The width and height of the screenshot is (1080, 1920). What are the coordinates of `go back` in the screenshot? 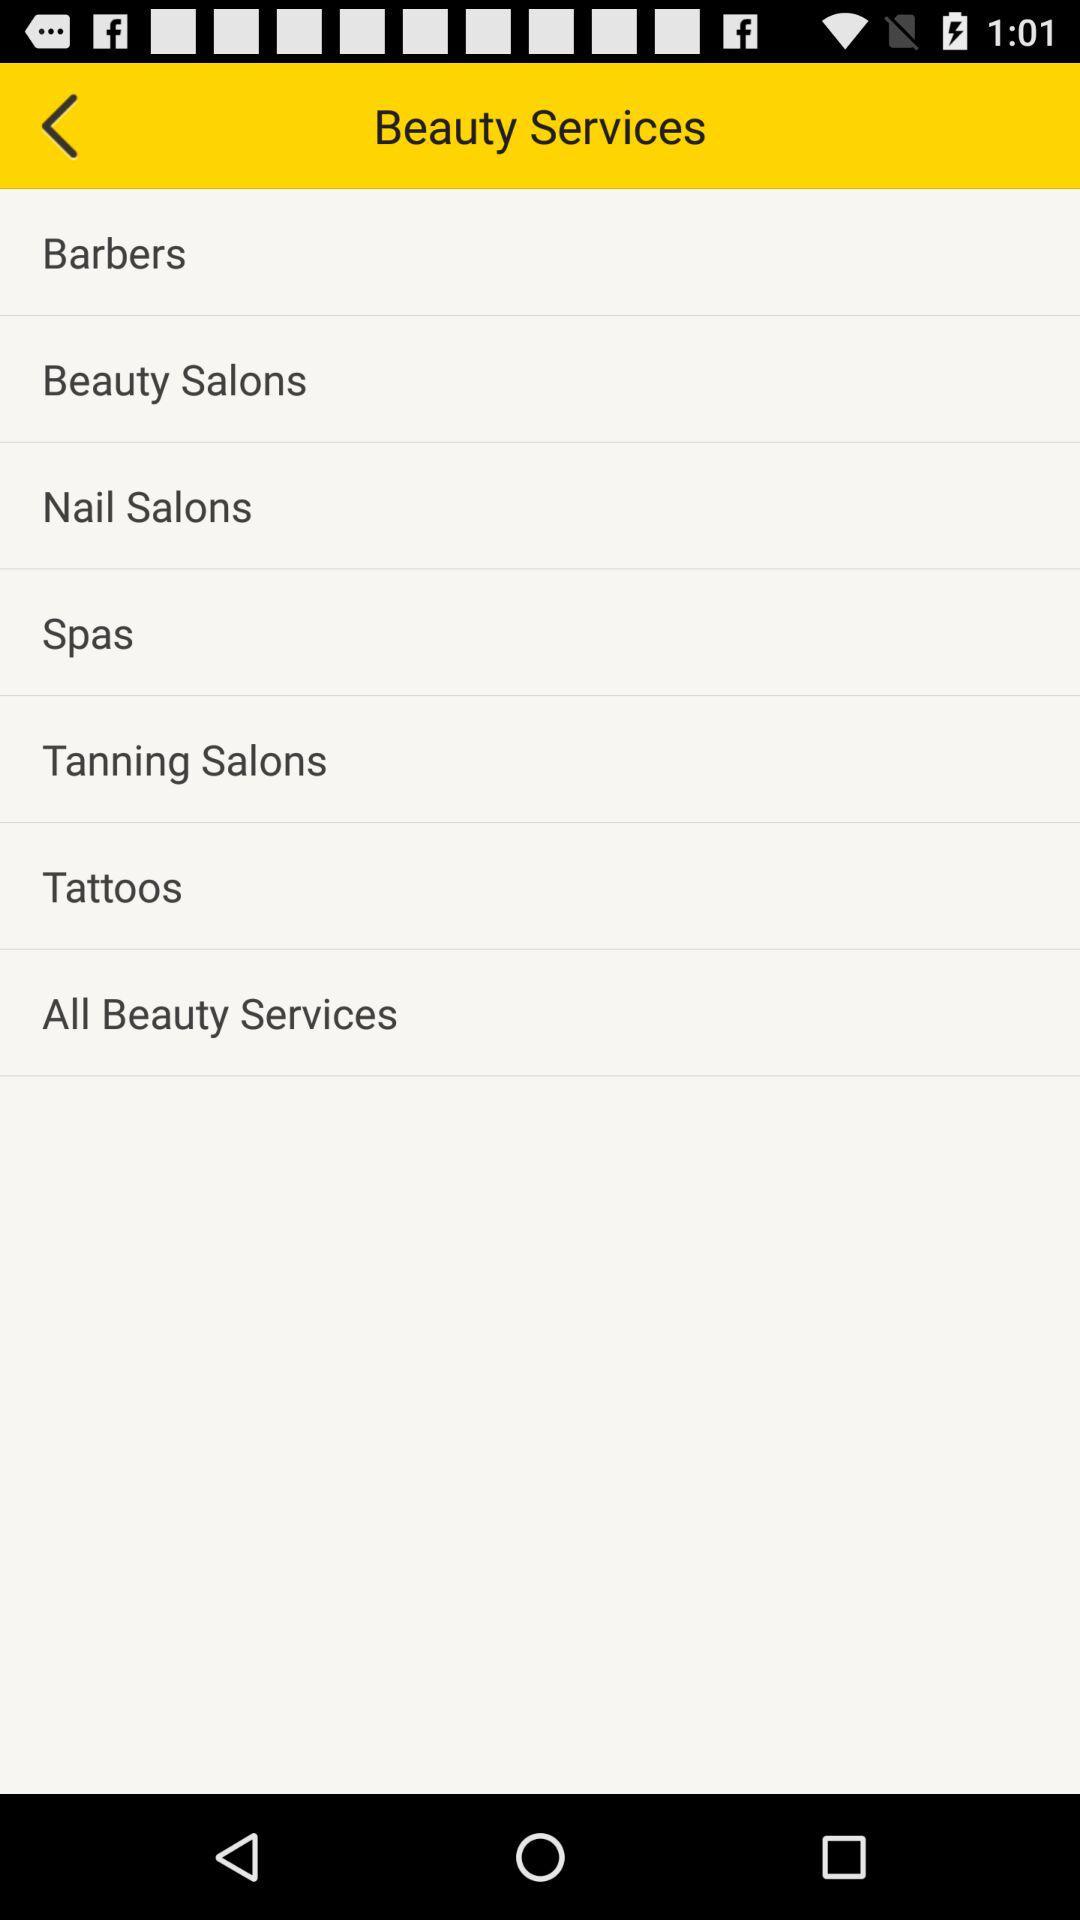 It's located at (56, 124).